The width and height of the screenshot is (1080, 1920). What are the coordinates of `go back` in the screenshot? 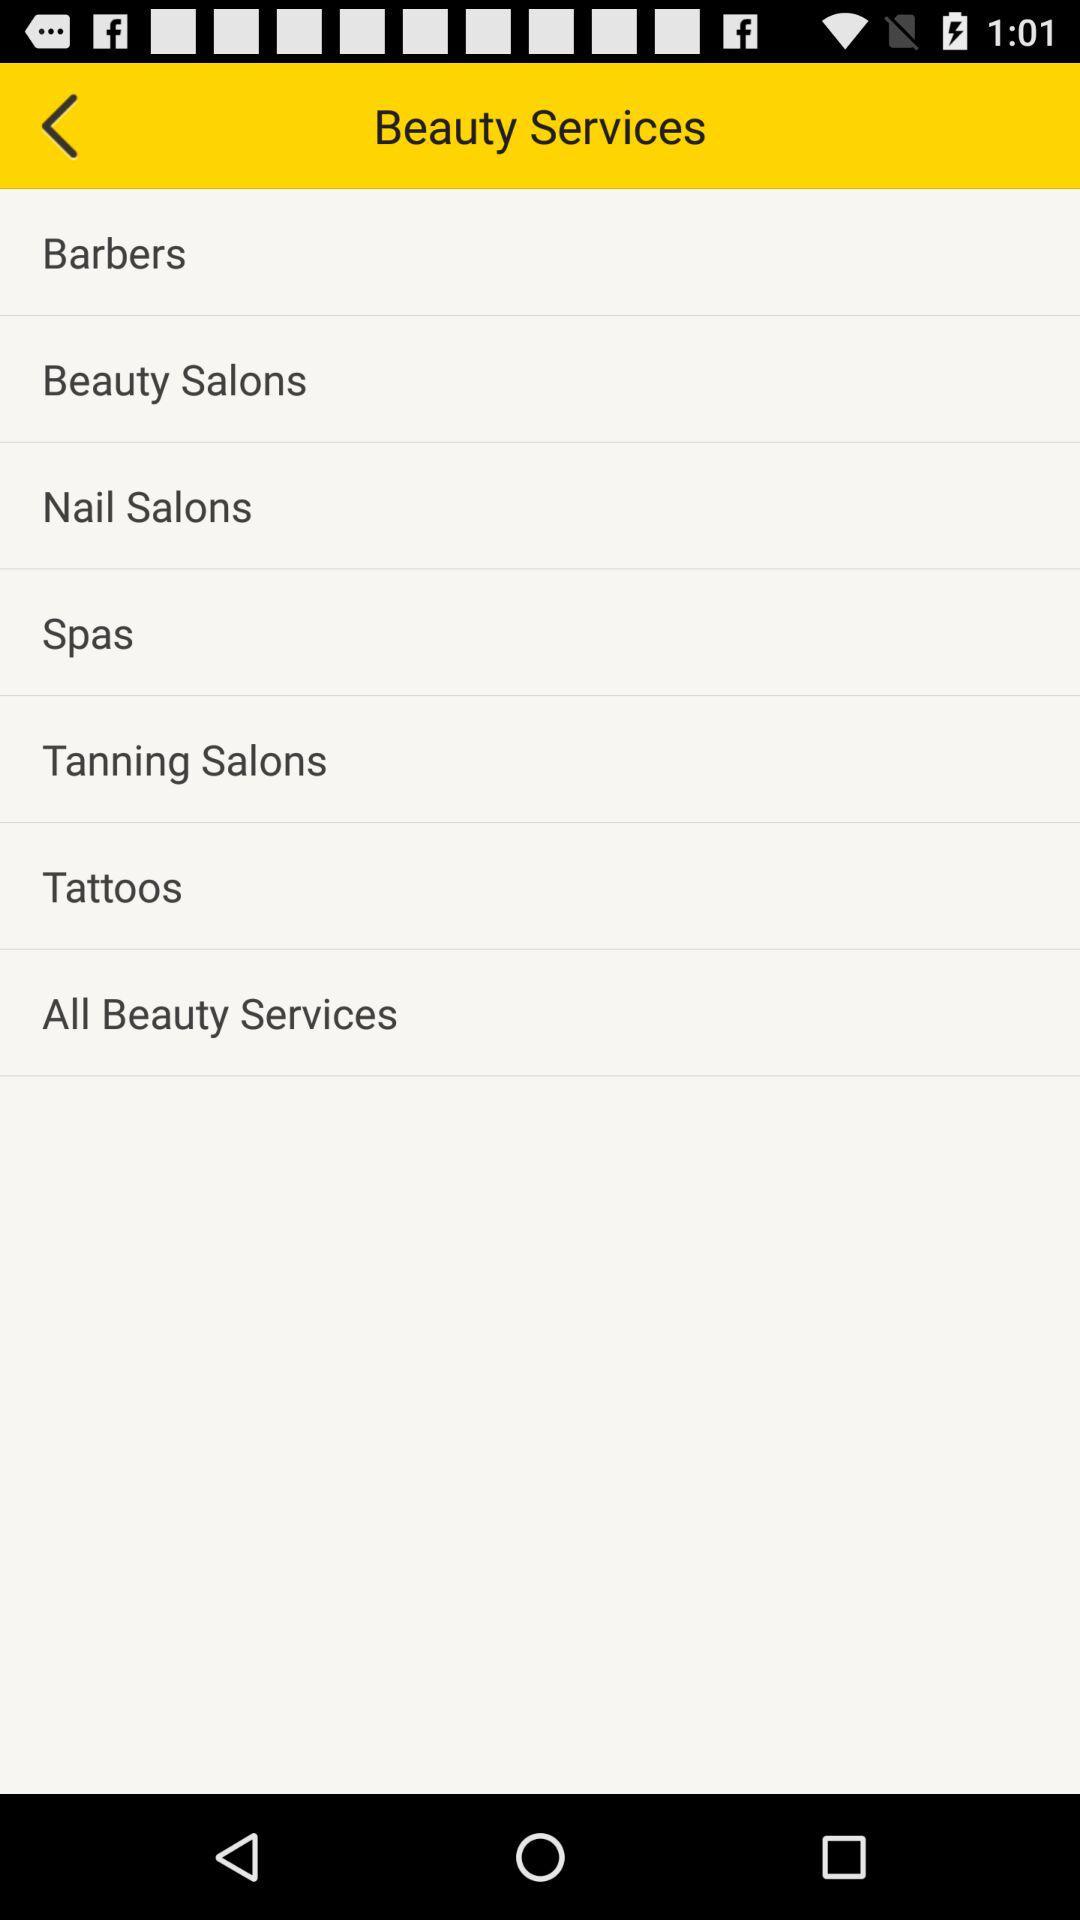 It's located at (56, 124).